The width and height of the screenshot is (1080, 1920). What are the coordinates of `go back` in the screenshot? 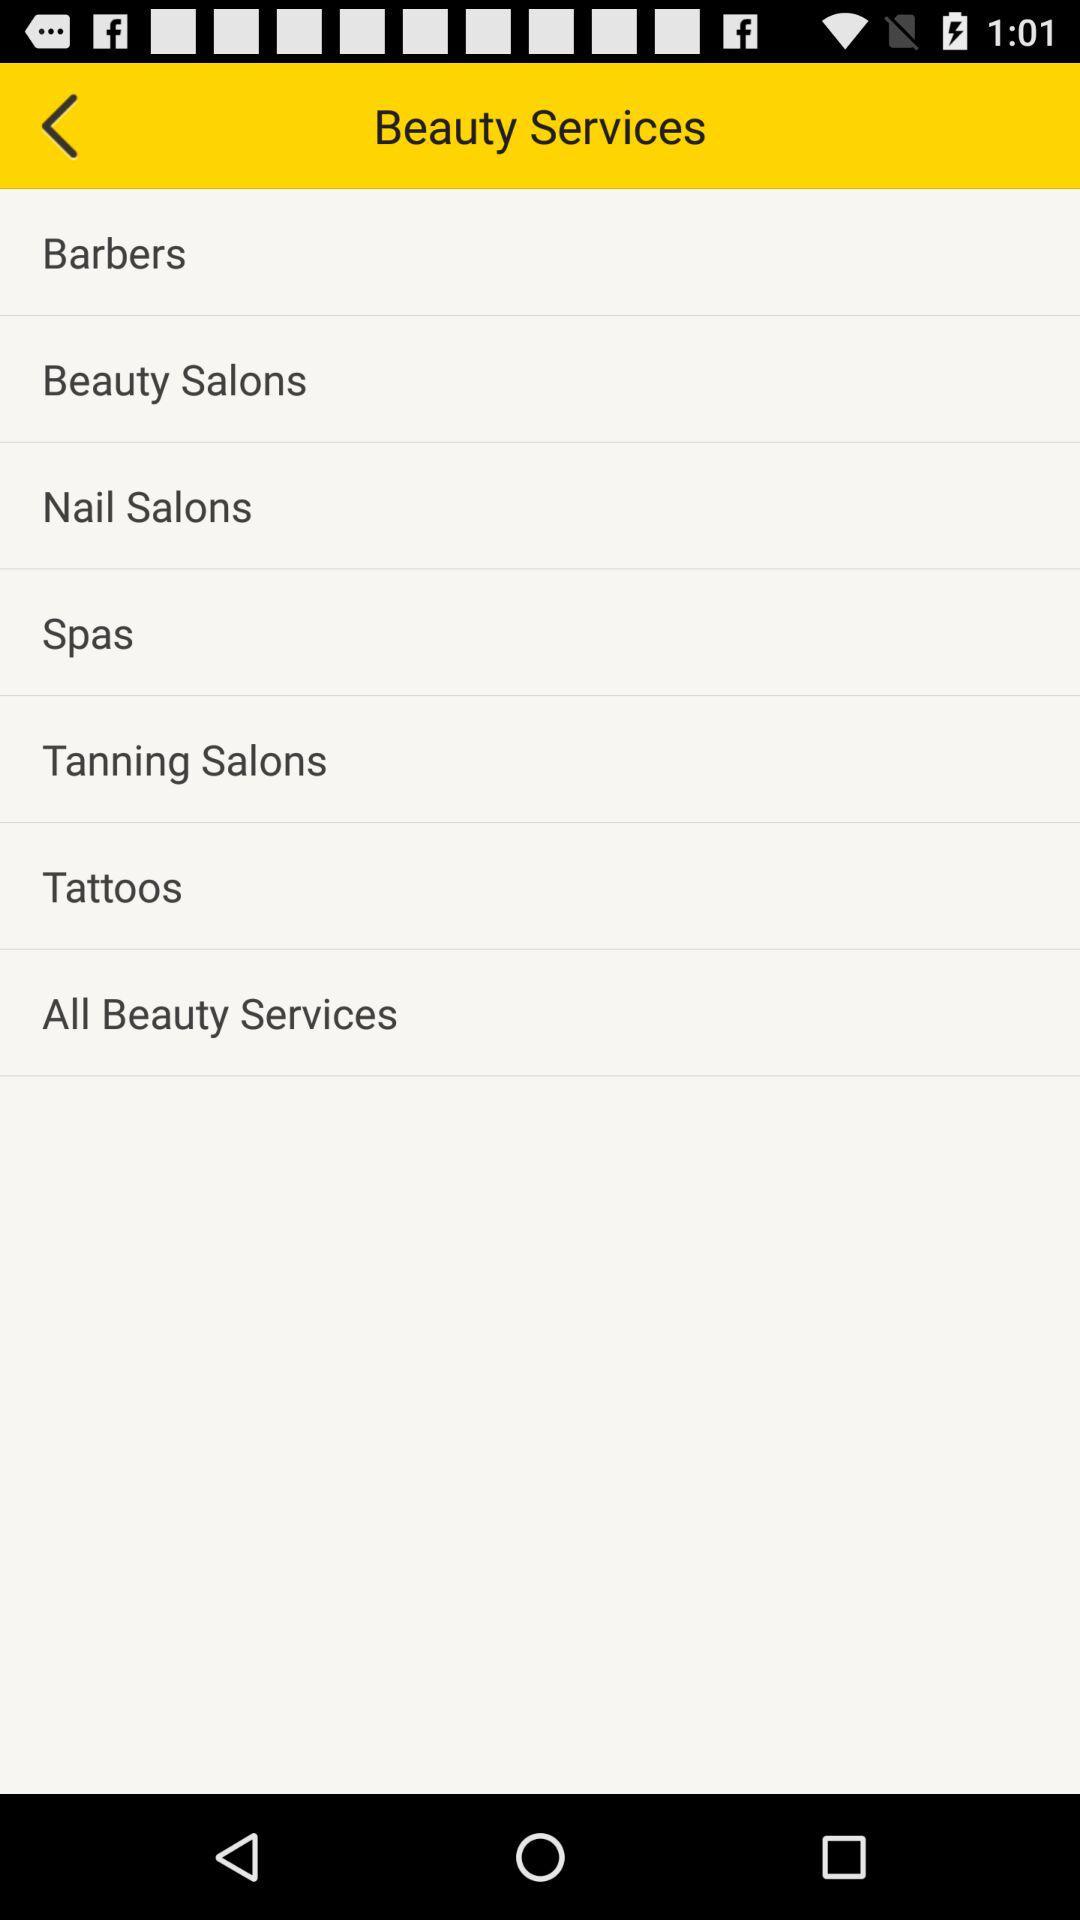 It's located at (56, 124).